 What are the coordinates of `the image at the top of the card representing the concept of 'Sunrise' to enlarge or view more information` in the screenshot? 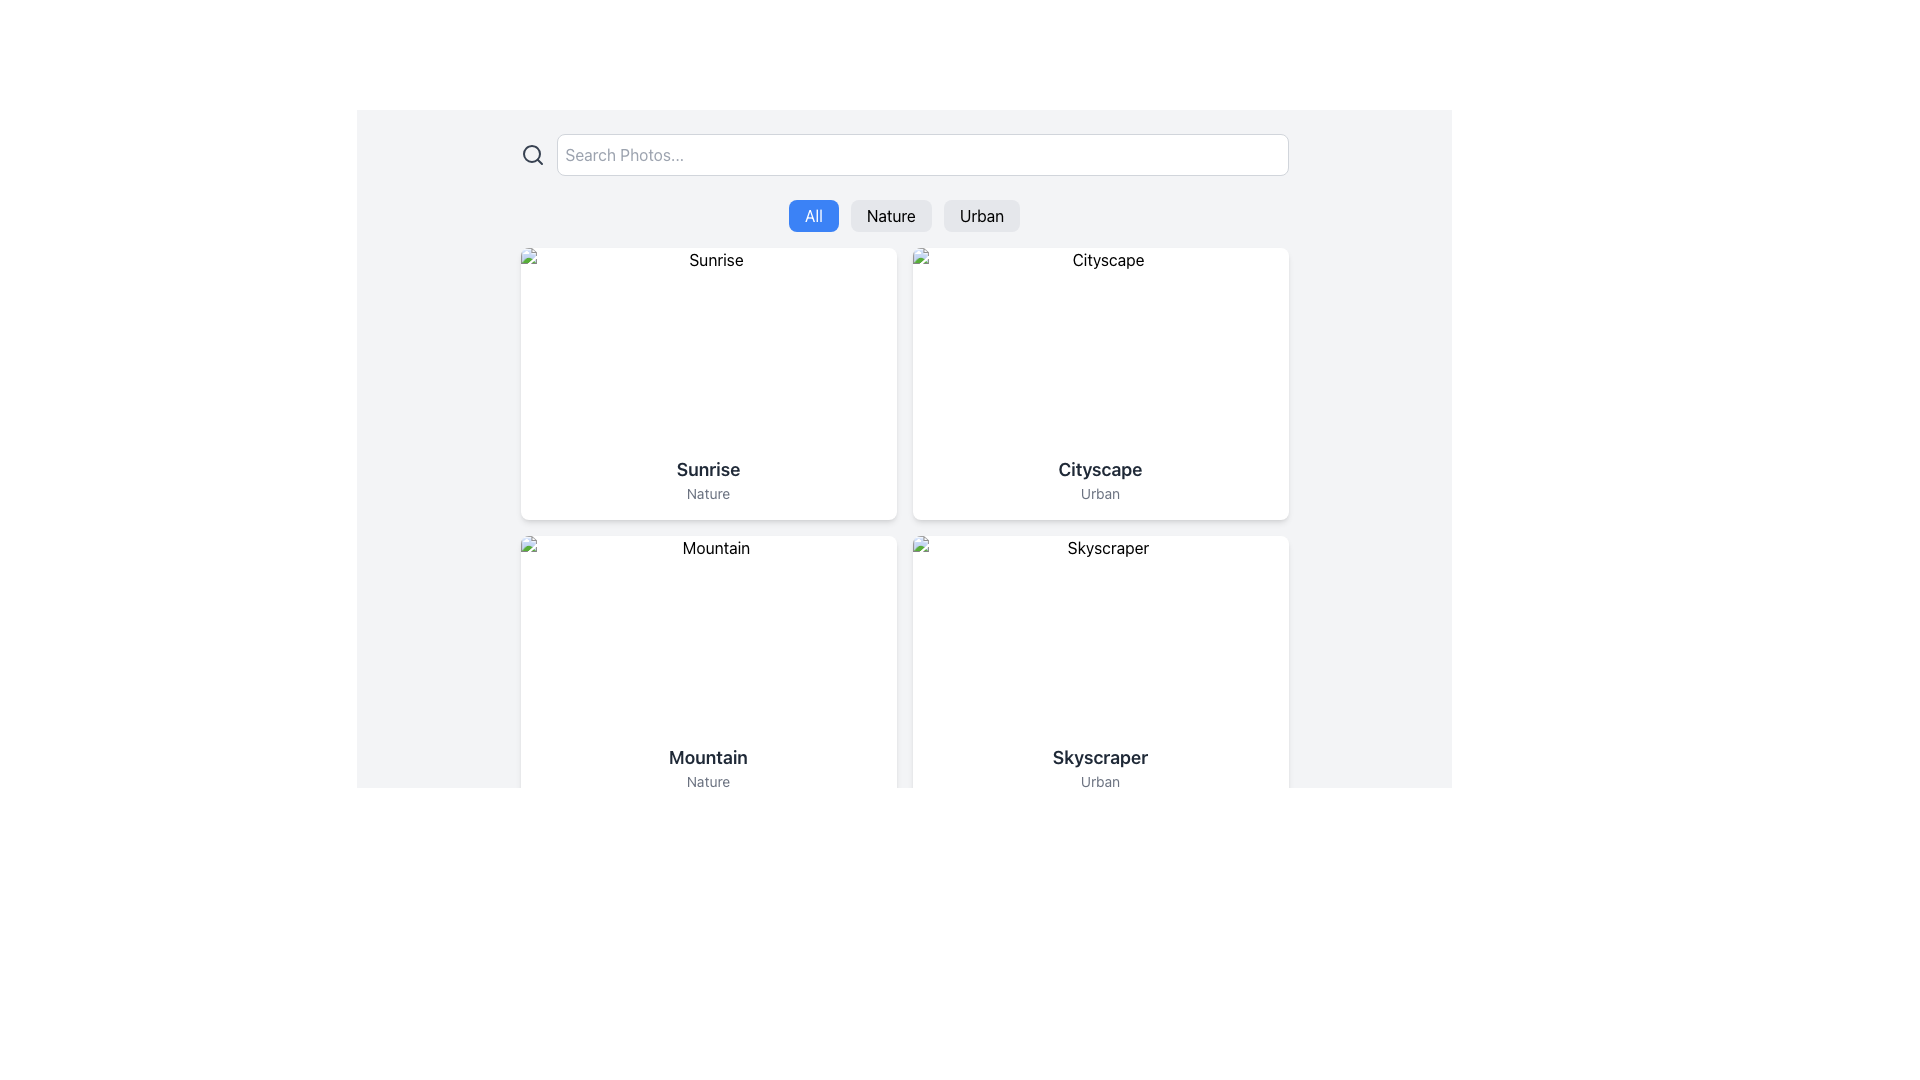 It's located at (708, 342).